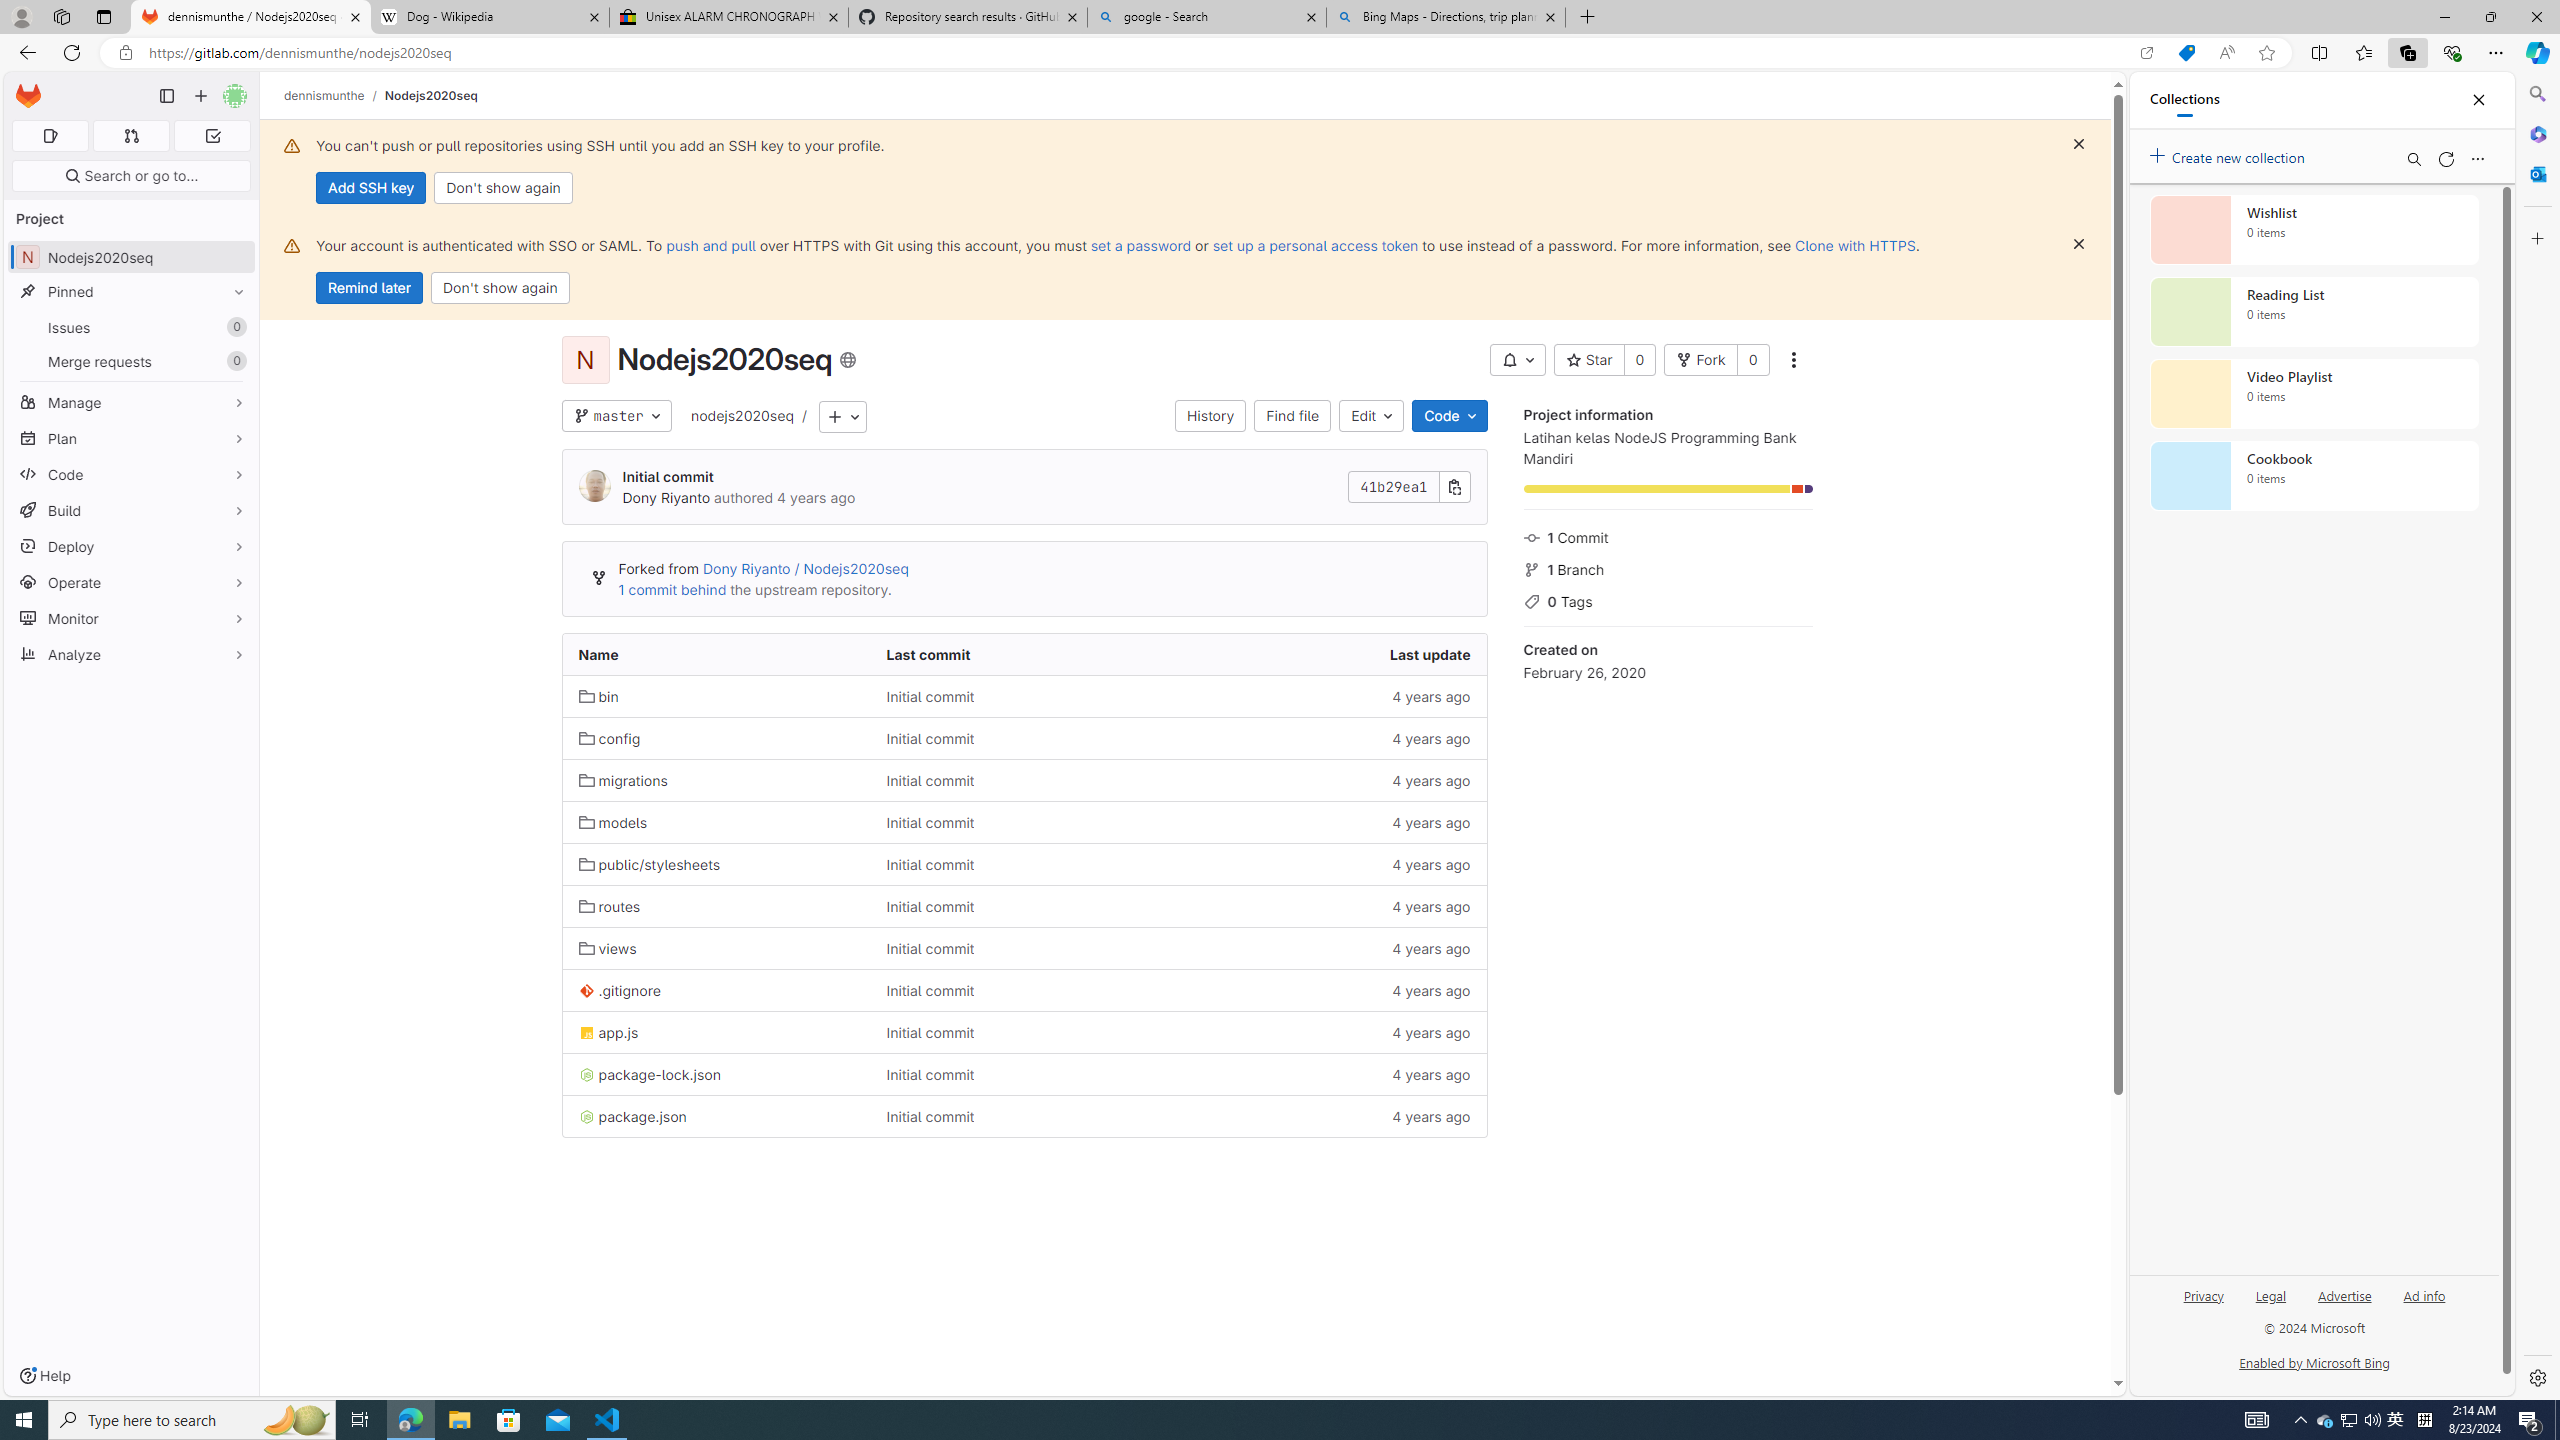  What do you see at coordinates (741, 414) in the screenshot?
I see `'nodejs2020seq'` at bounding box center [741, 414].